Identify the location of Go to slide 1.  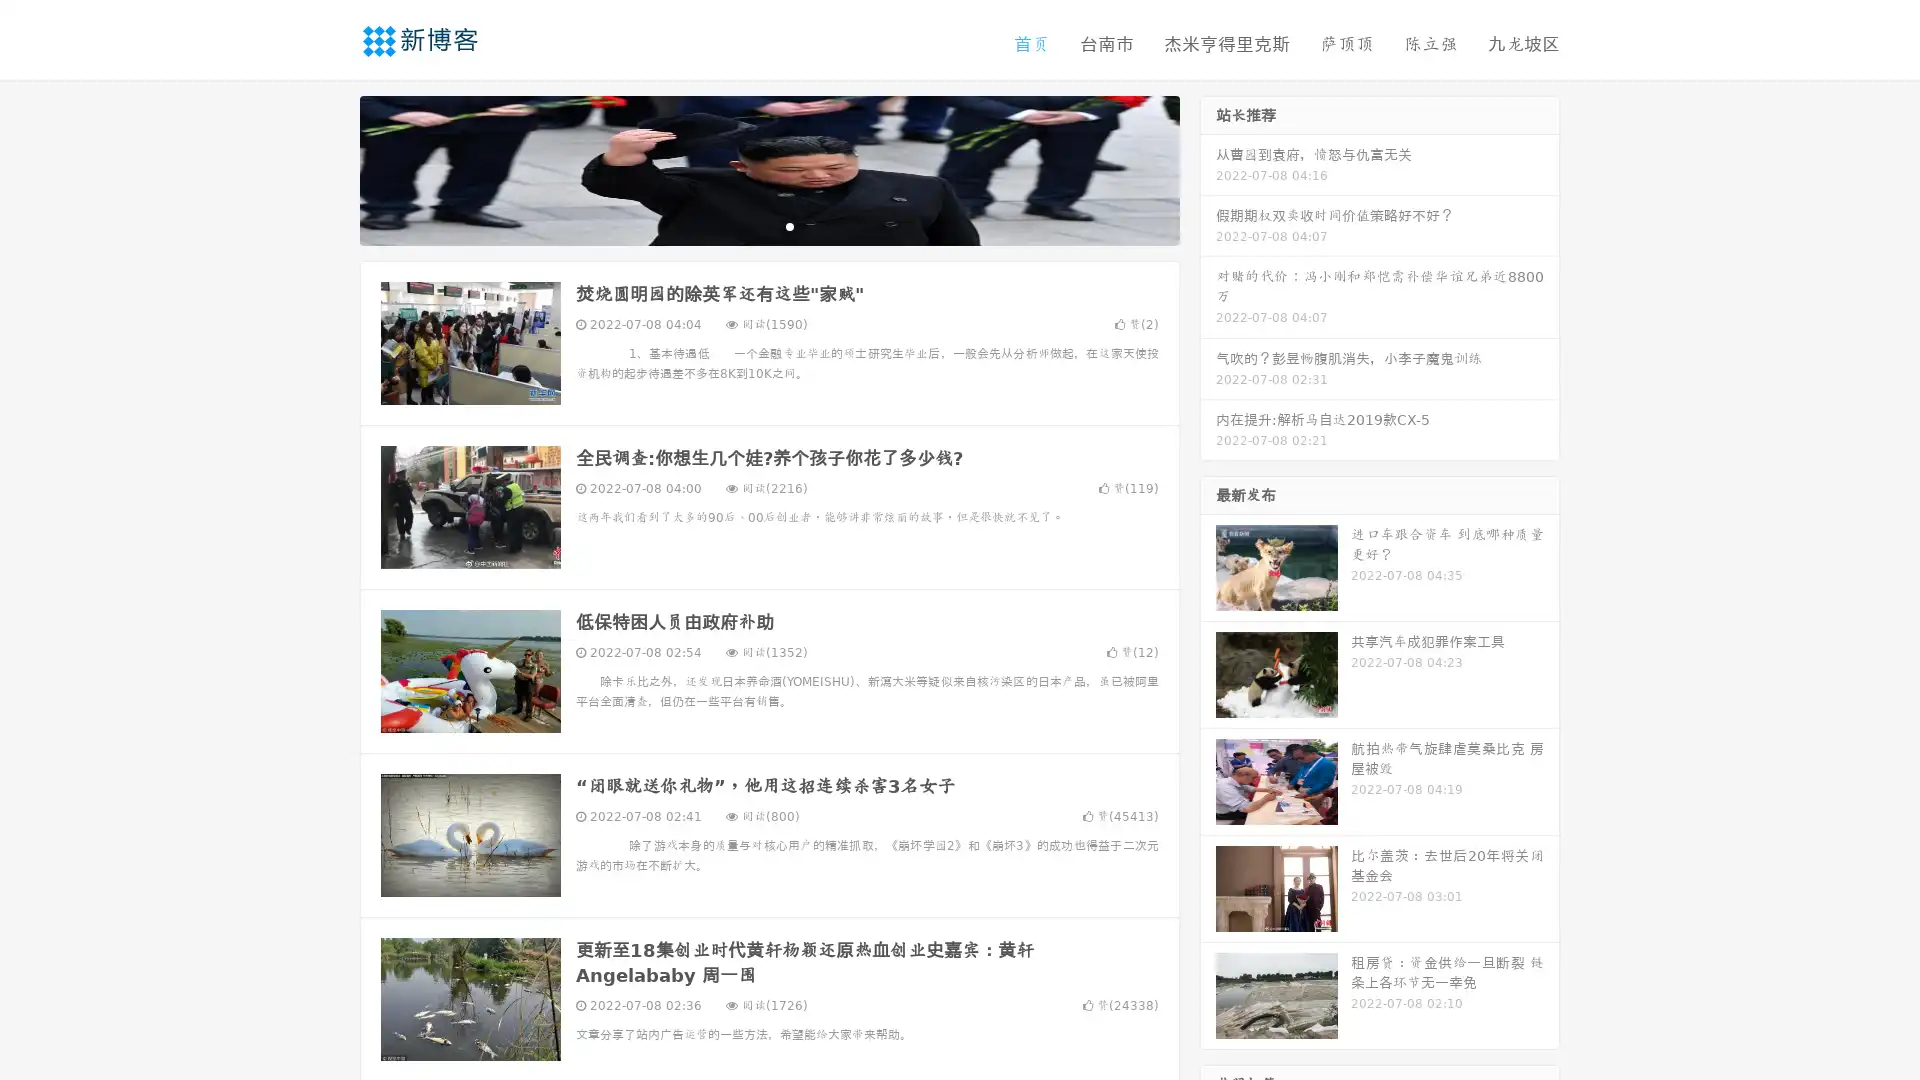
(748, 225).